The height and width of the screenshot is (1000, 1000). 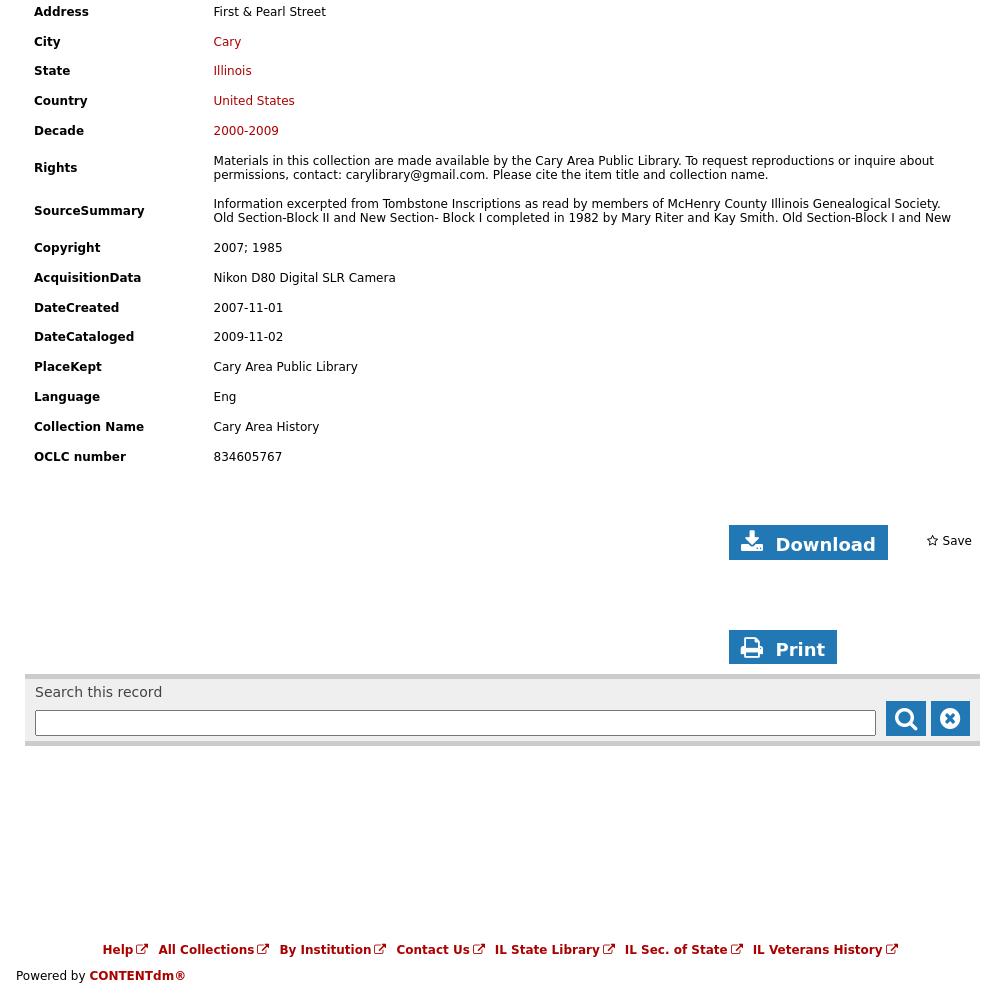 What do you see at coordinates (66, 247) in the screenshot?
I see `'Copyright'` at bounding box center [66, 247].